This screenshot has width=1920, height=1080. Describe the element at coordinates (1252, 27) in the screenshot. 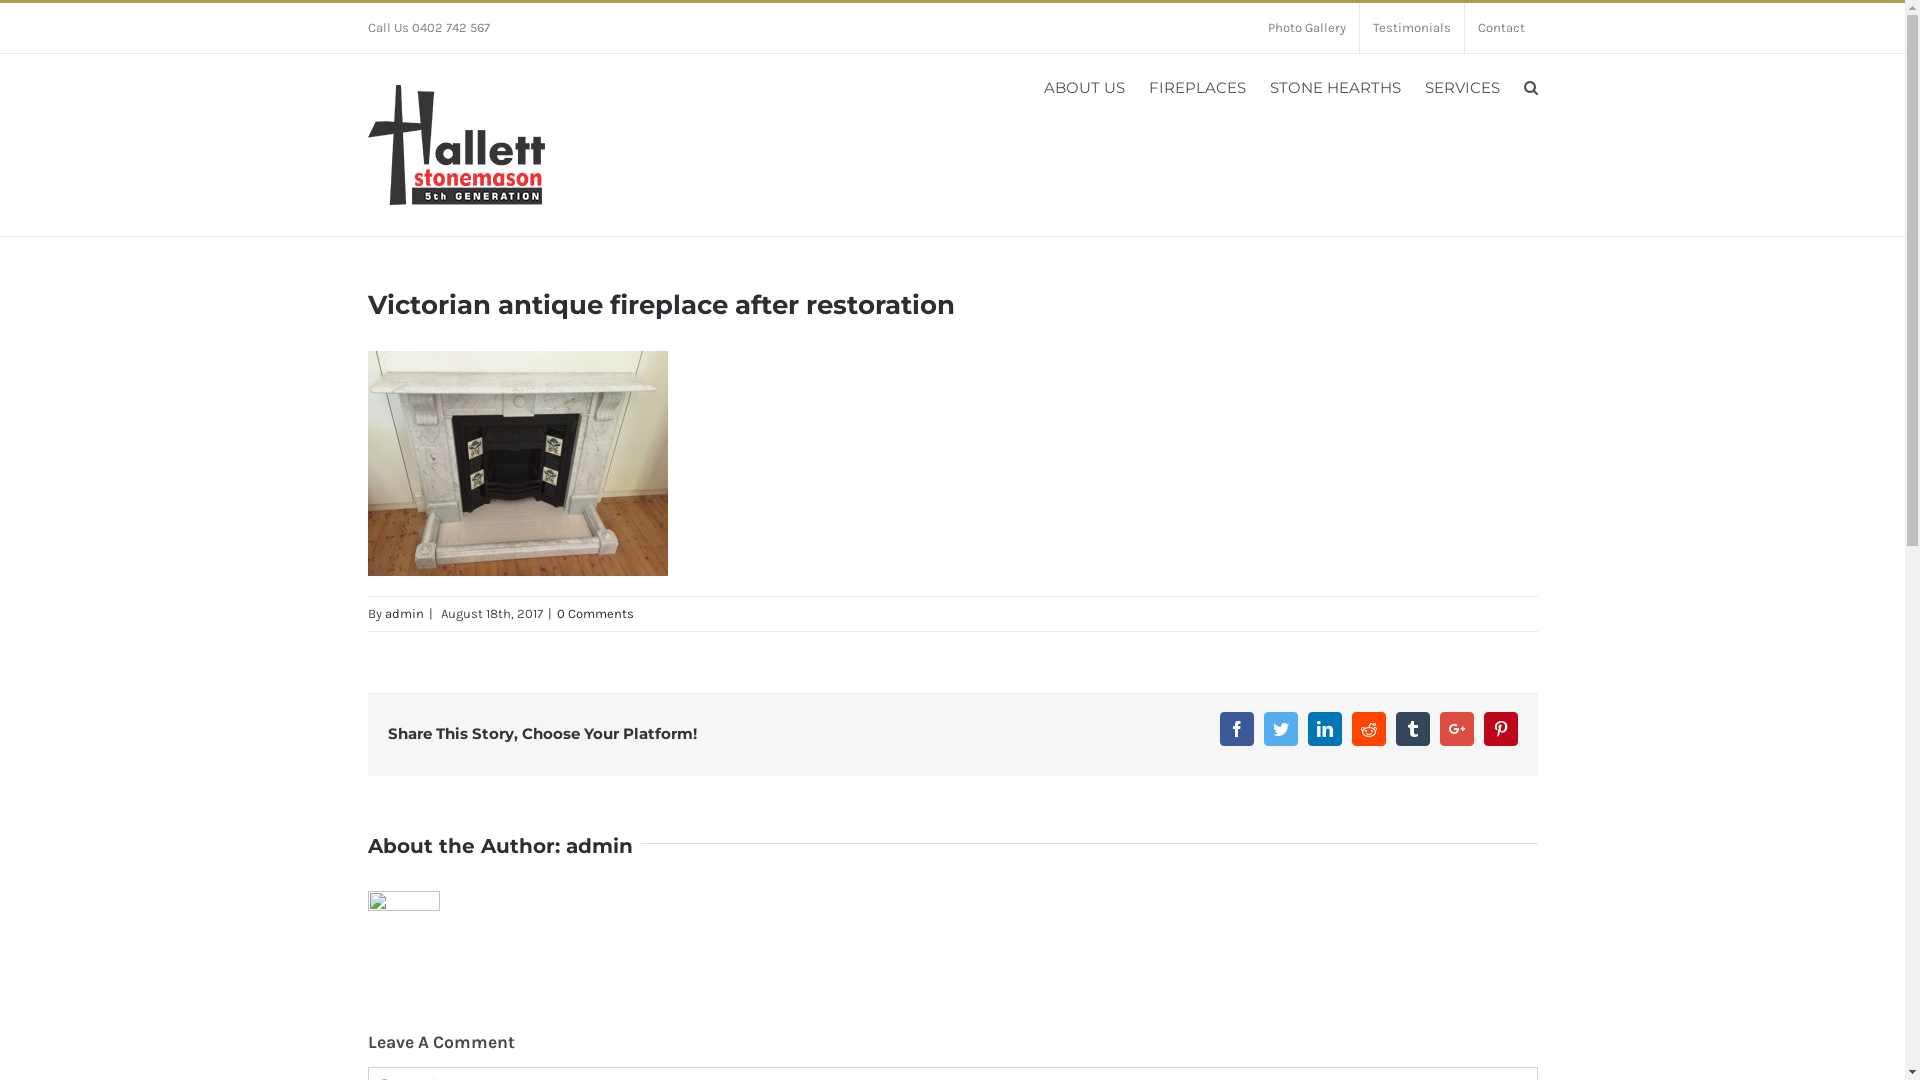

I see `'Photo Gallery'` at that location.